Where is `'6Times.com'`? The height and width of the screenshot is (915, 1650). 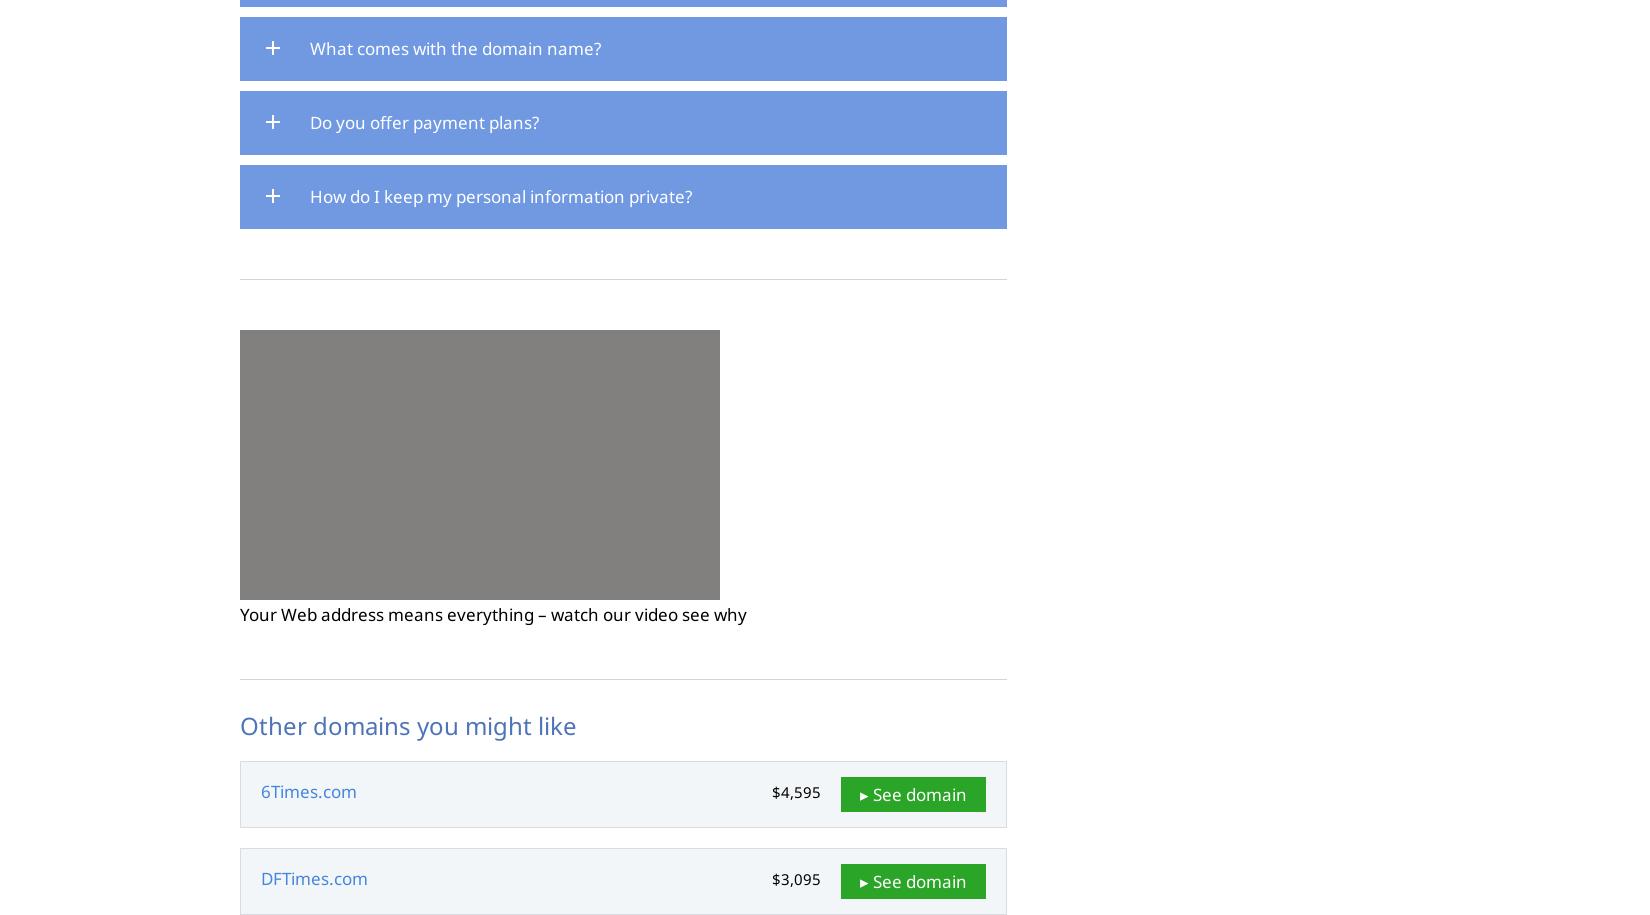 '6Times.com' is located at coordinates (309, 790).